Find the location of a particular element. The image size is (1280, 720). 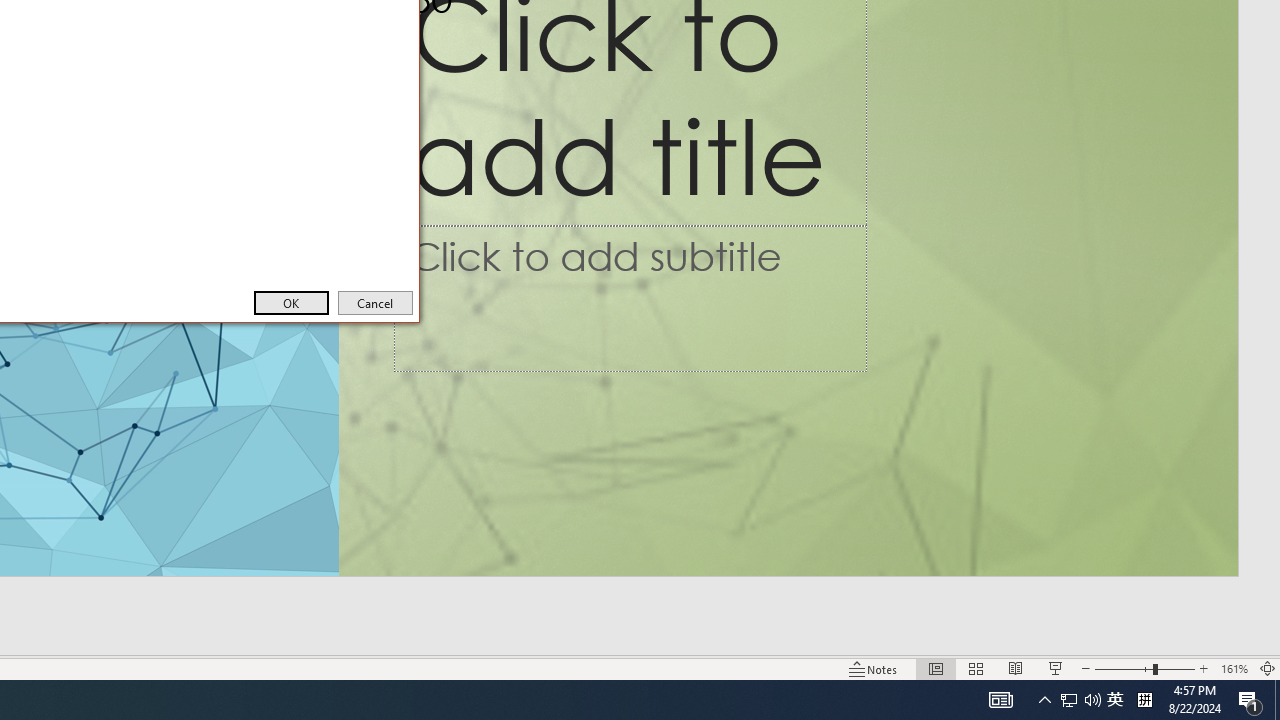

'OK' is located at coordinates (290, 303).